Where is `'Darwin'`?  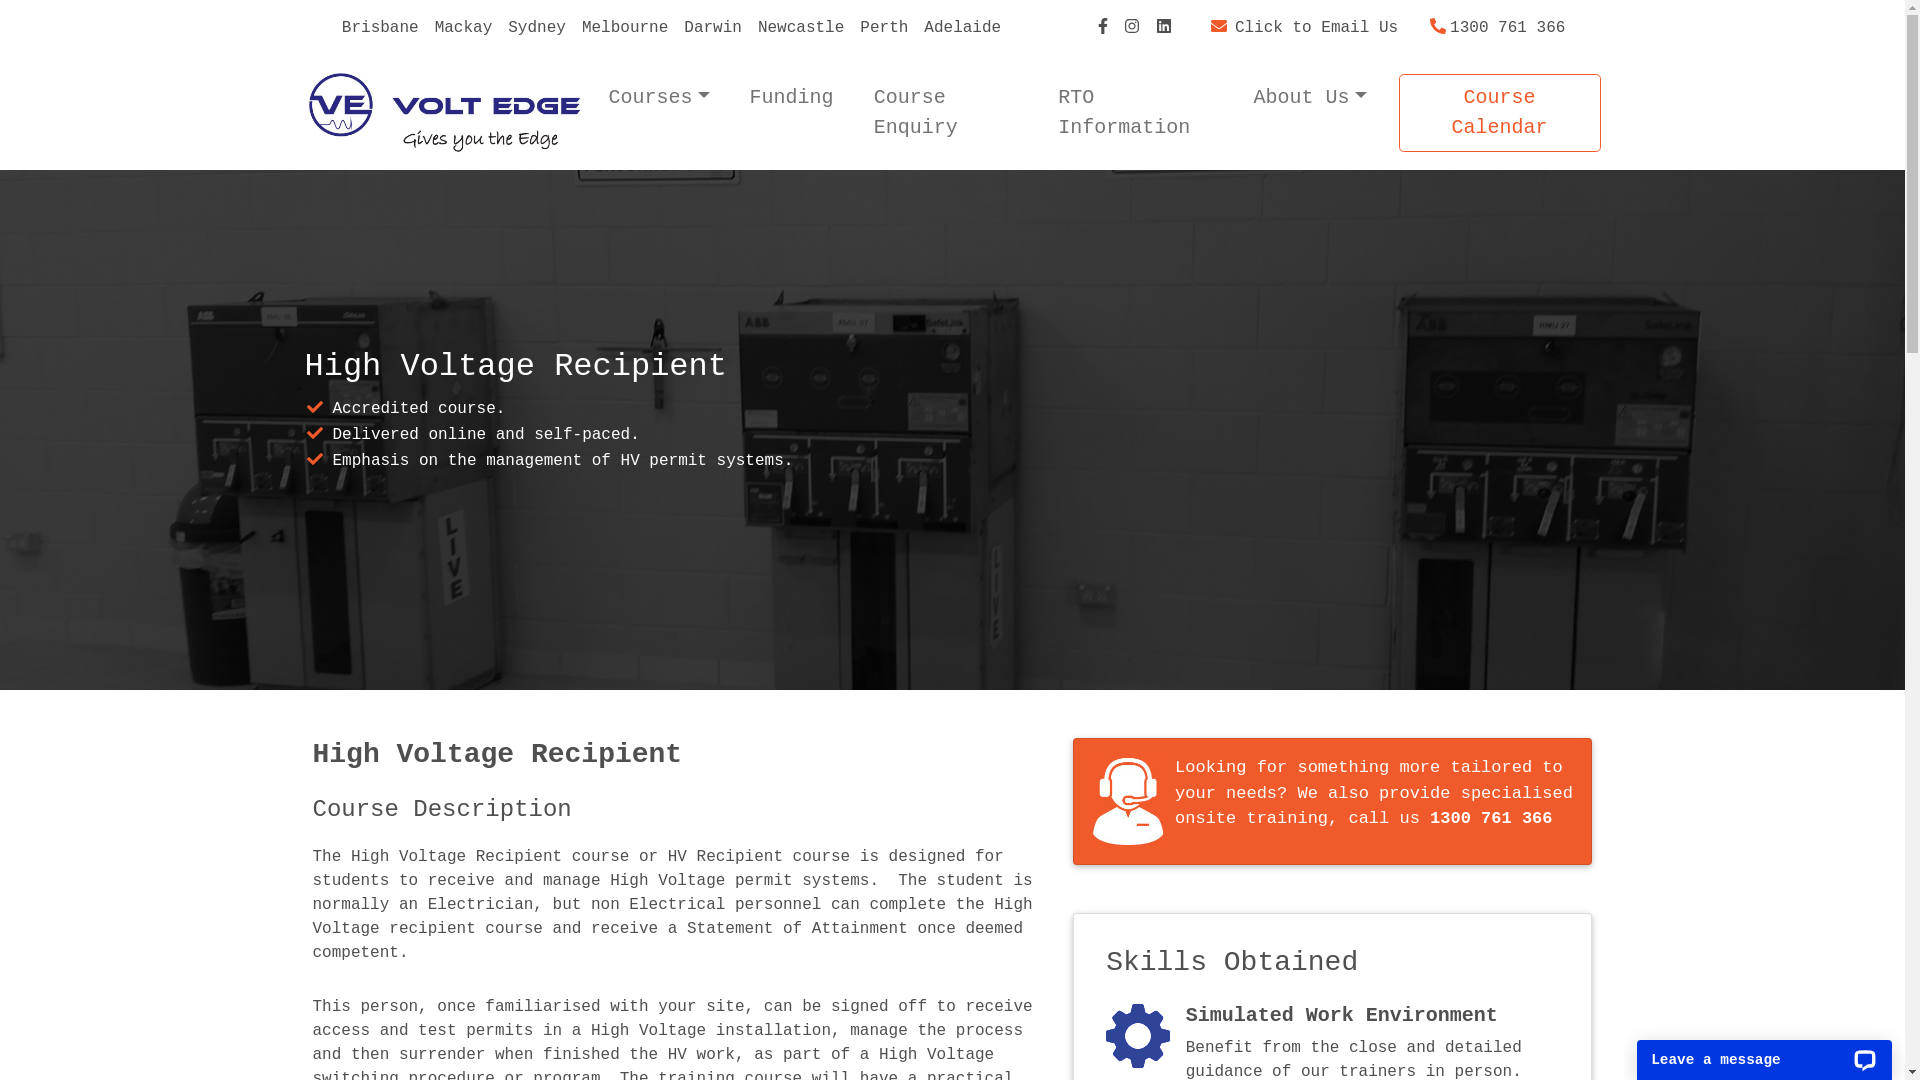
'Darwin' is located at coordinates (713, 27).